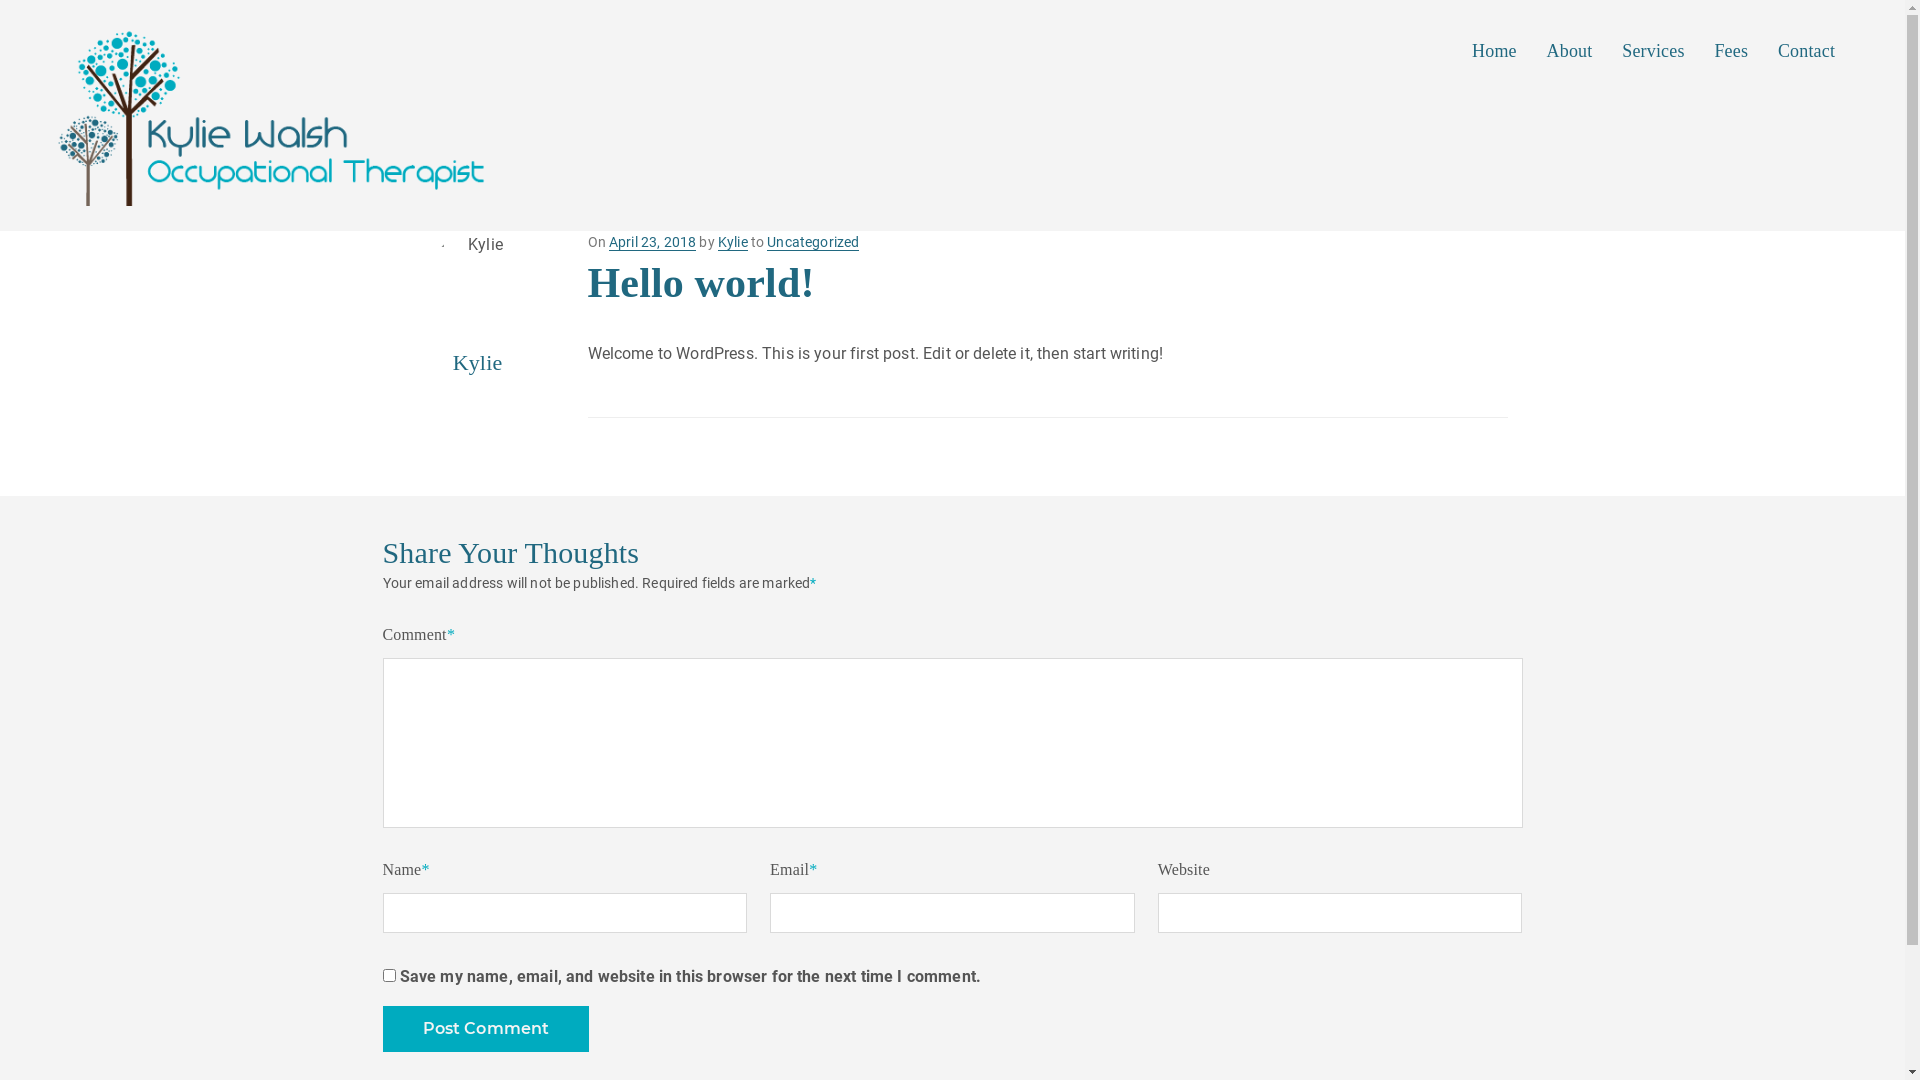 The width and height of the screenshot is (1920, 1080). What do you see at coordinates (1731, 49) in the screenshot?
I see `'Fees'` at bounding box center [1731, 49].